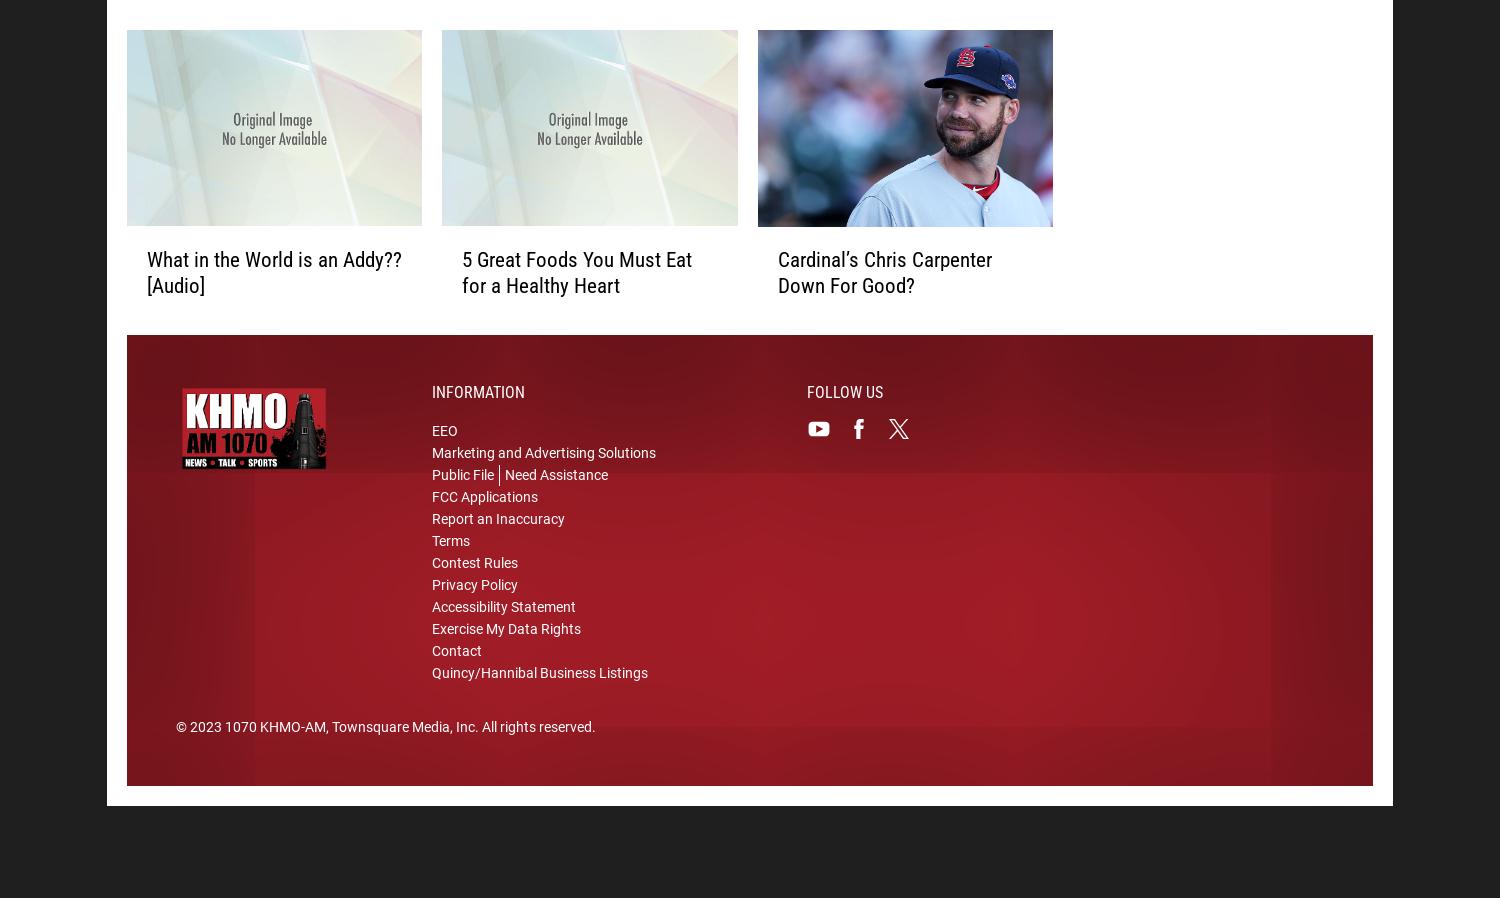 The height and width of the screenshot is (898, 1500). Describe the element at coordinates (431, 565) in the screenshot. I see `'Contest Rules'` at that location.